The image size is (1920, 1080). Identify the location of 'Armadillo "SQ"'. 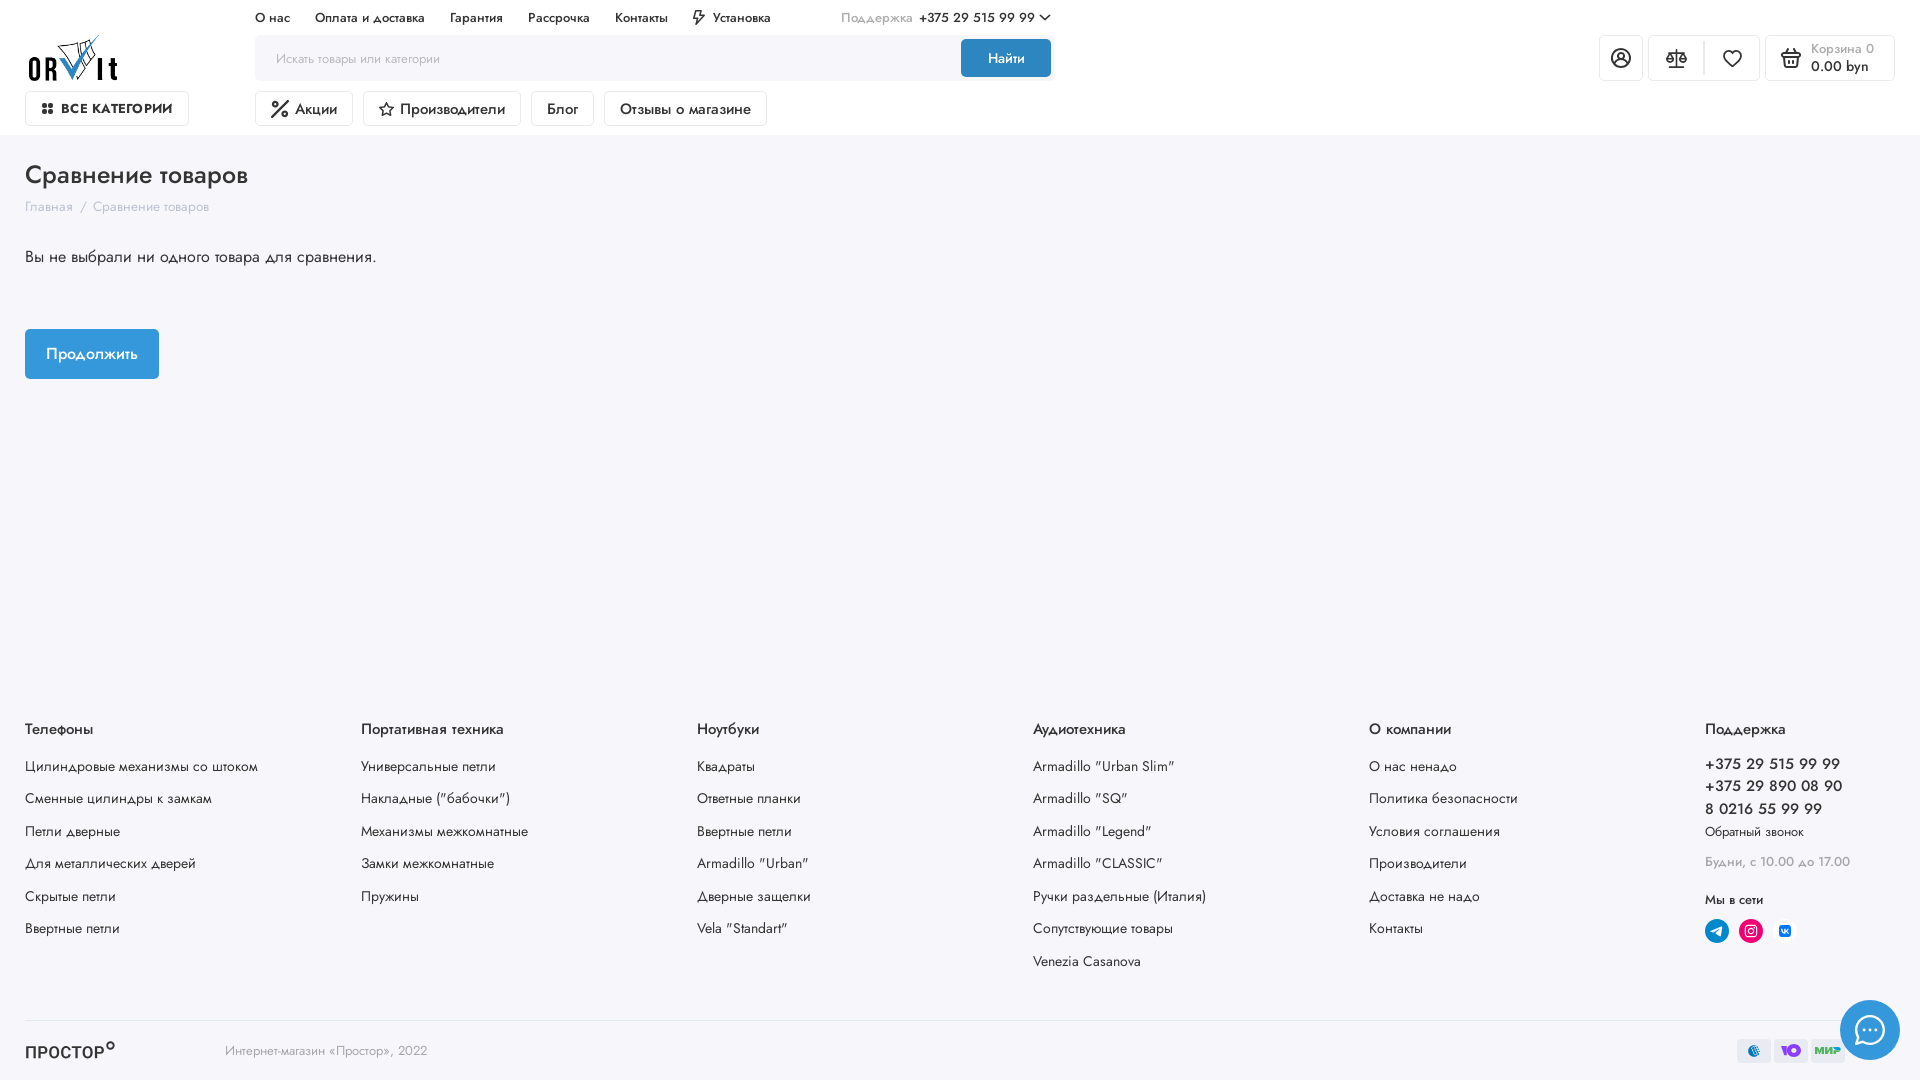
(1032, 797).